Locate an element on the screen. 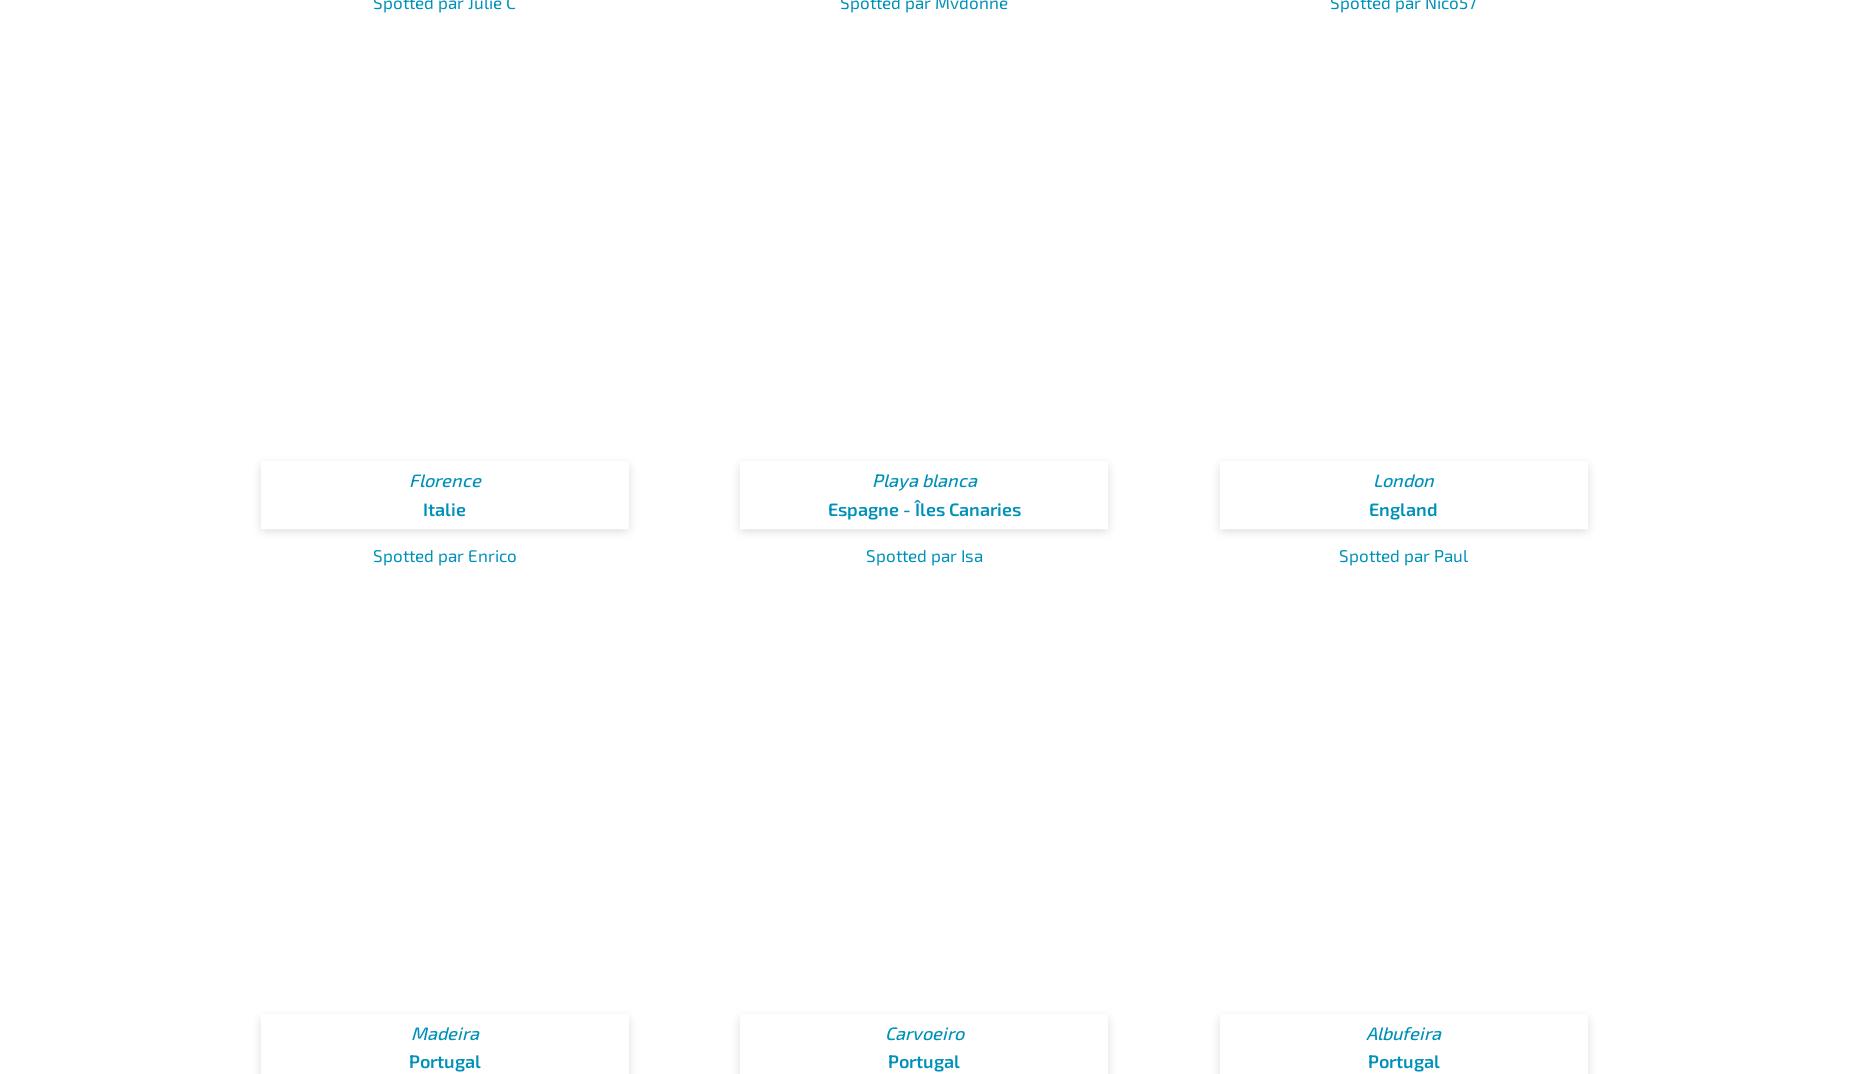  'Madeira' is located at coordinates (443, 1032).